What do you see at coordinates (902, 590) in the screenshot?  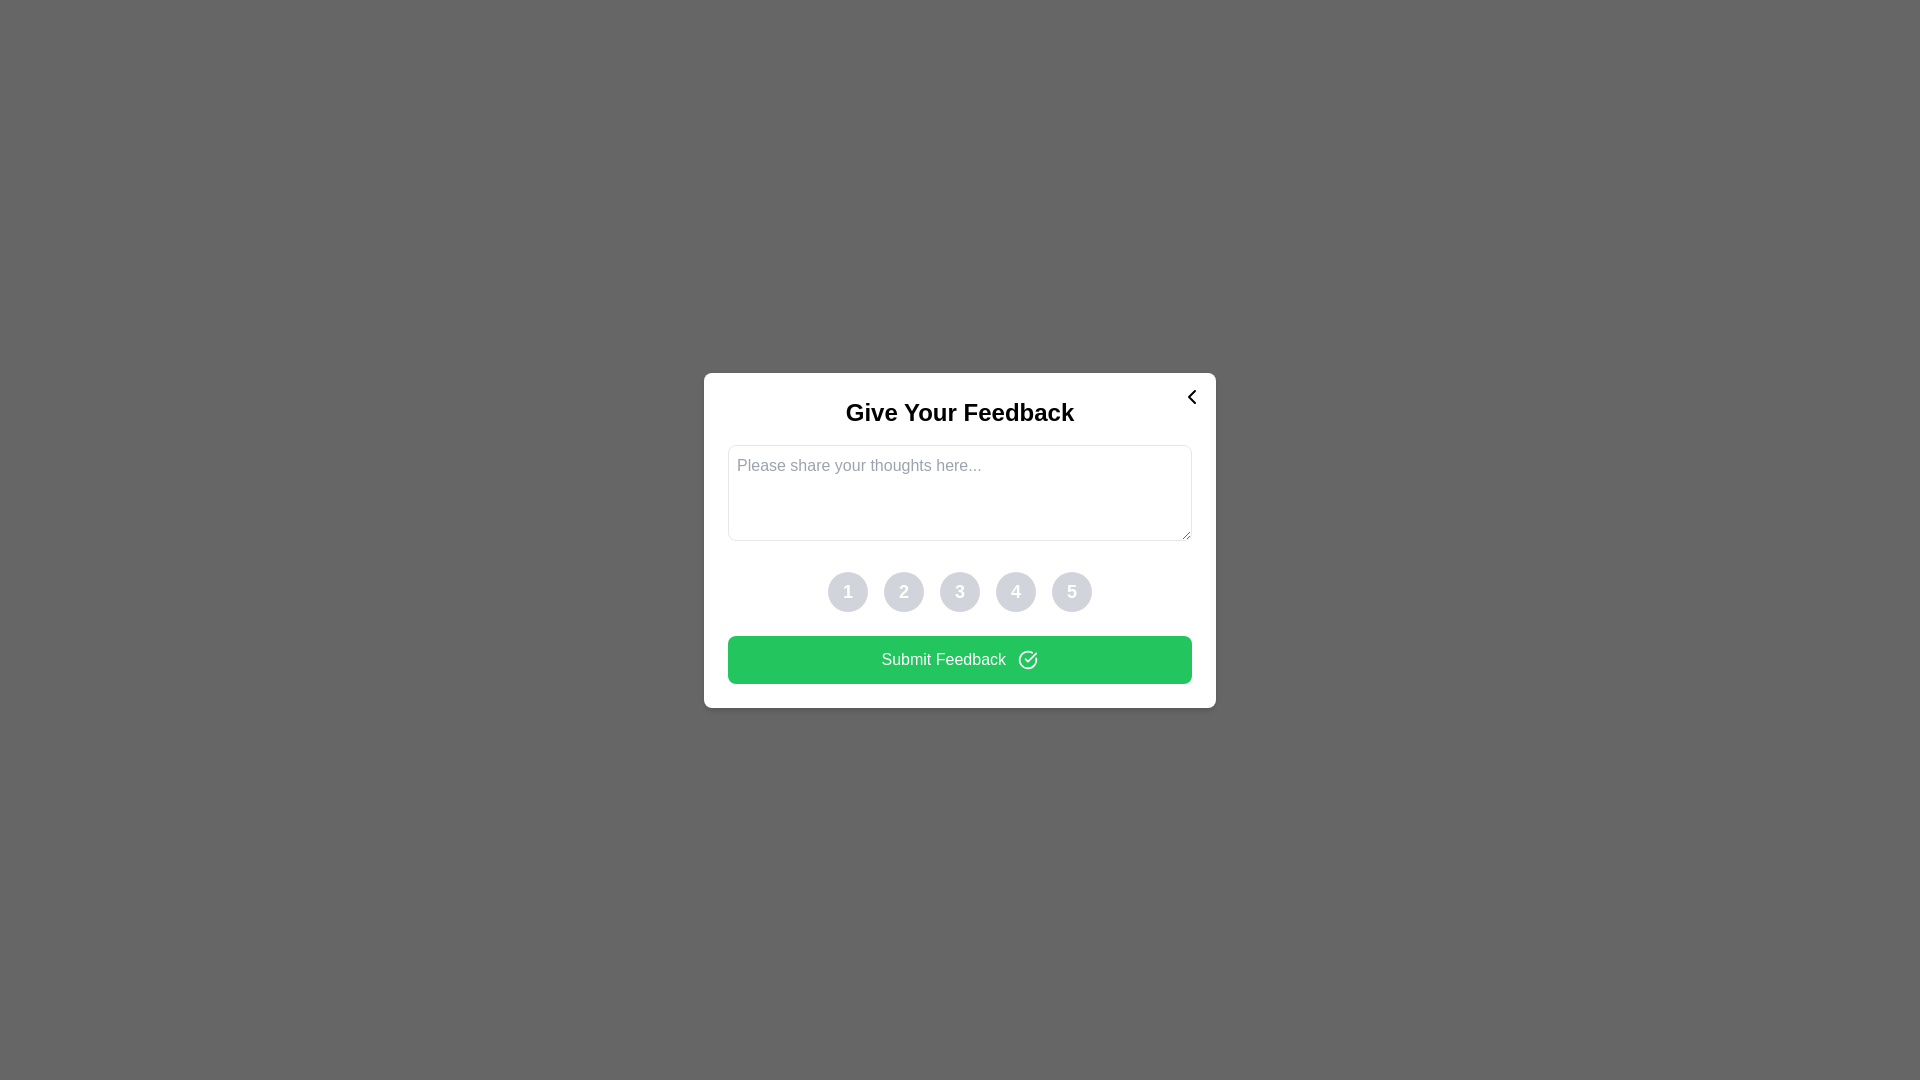 I see `the button corresponding to the rating 2` at bounding box center [902, 590].